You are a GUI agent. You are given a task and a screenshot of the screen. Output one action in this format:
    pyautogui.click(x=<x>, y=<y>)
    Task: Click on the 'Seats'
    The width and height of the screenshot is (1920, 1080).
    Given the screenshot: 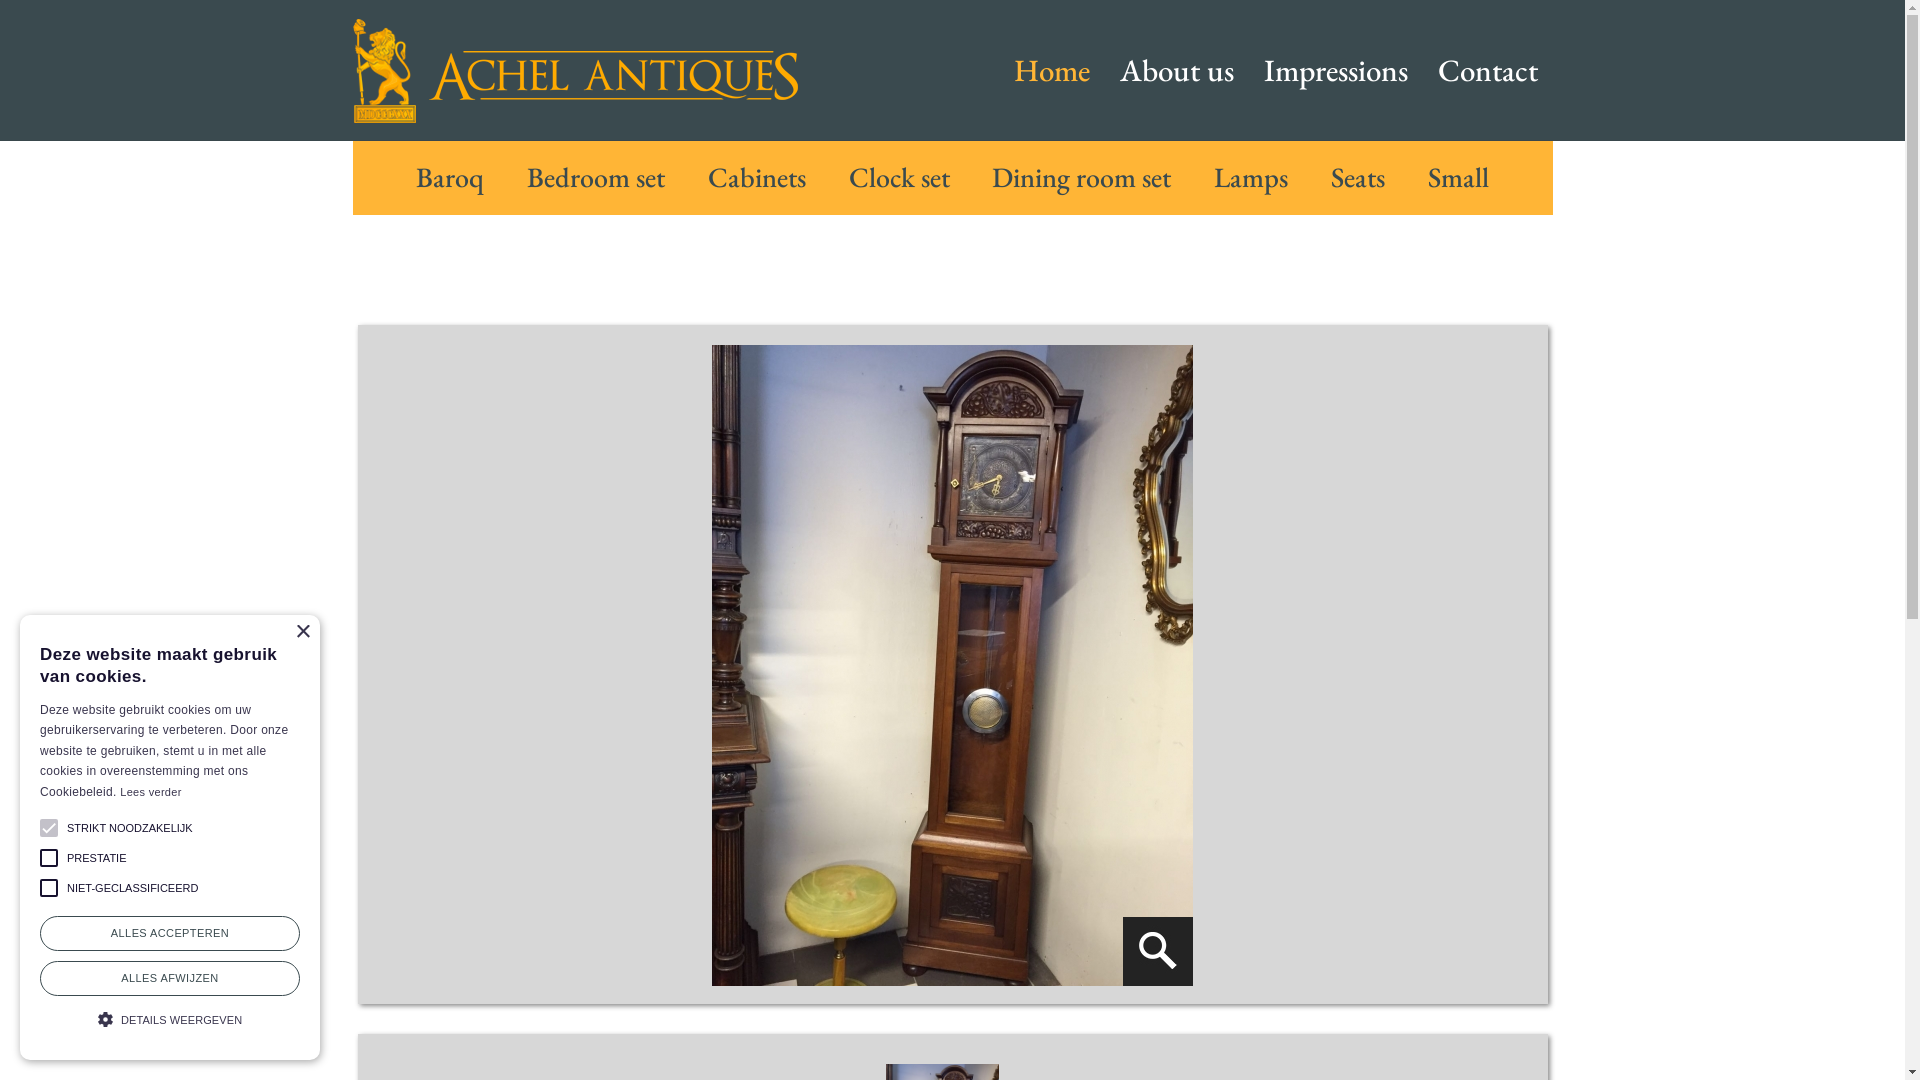 What is the action you would take?
    pyautogui.click(x=1330, y=176)
    